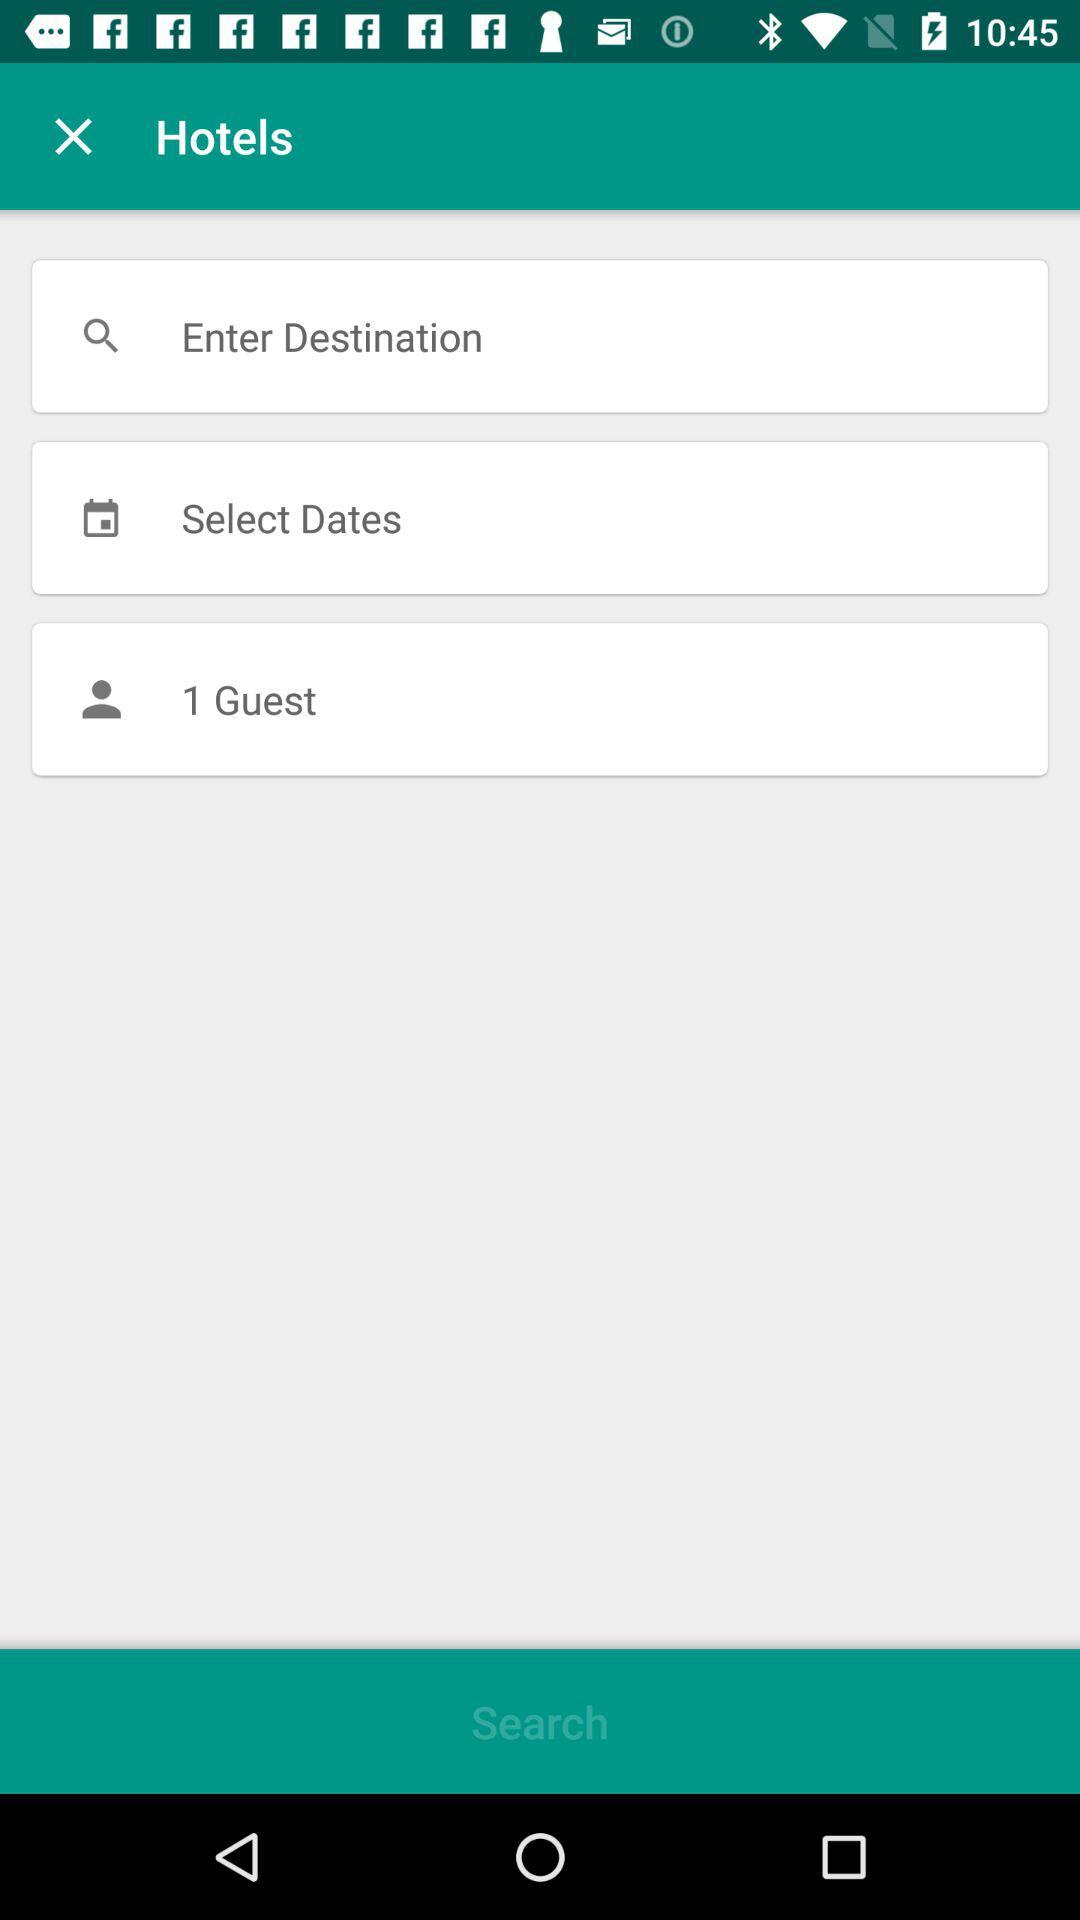  Describe the element at coordinates (540, 517) in the screenshot. I see `select dates icon` at that location.